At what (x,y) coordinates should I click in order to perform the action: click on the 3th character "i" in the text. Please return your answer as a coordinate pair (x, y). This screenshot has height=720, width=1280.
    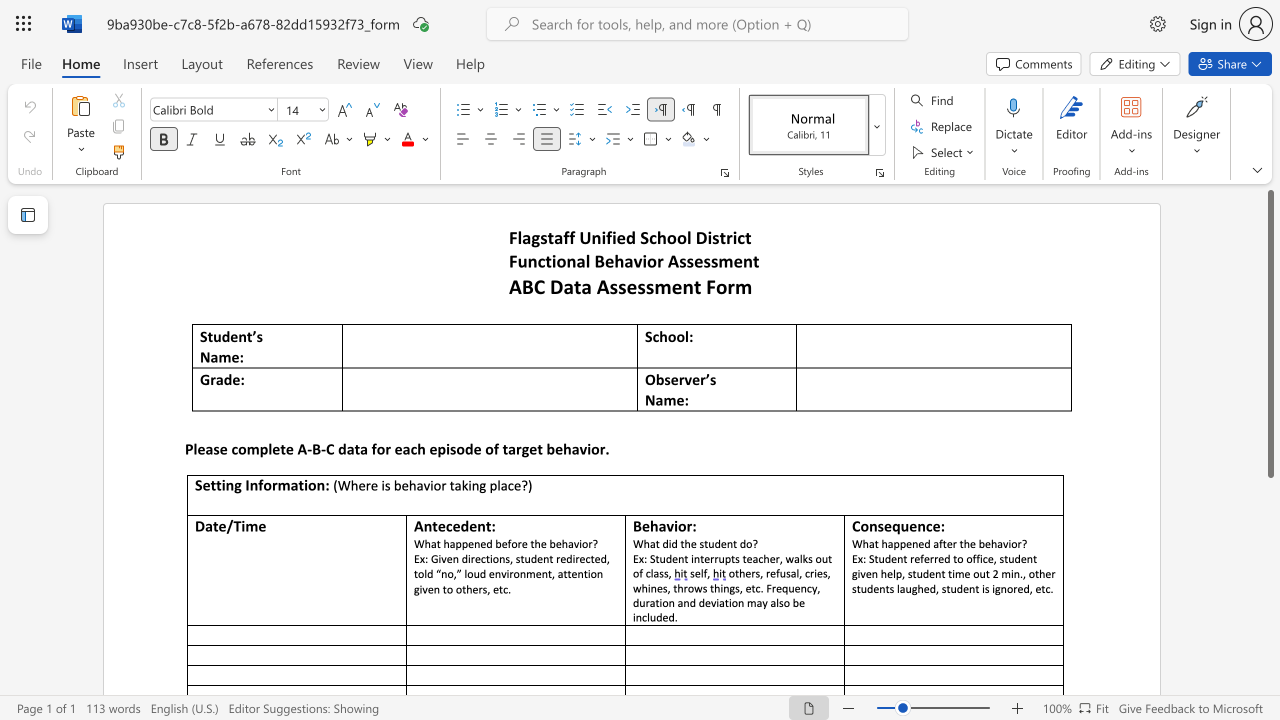
    Looking at the image, I should click on (709, 236).